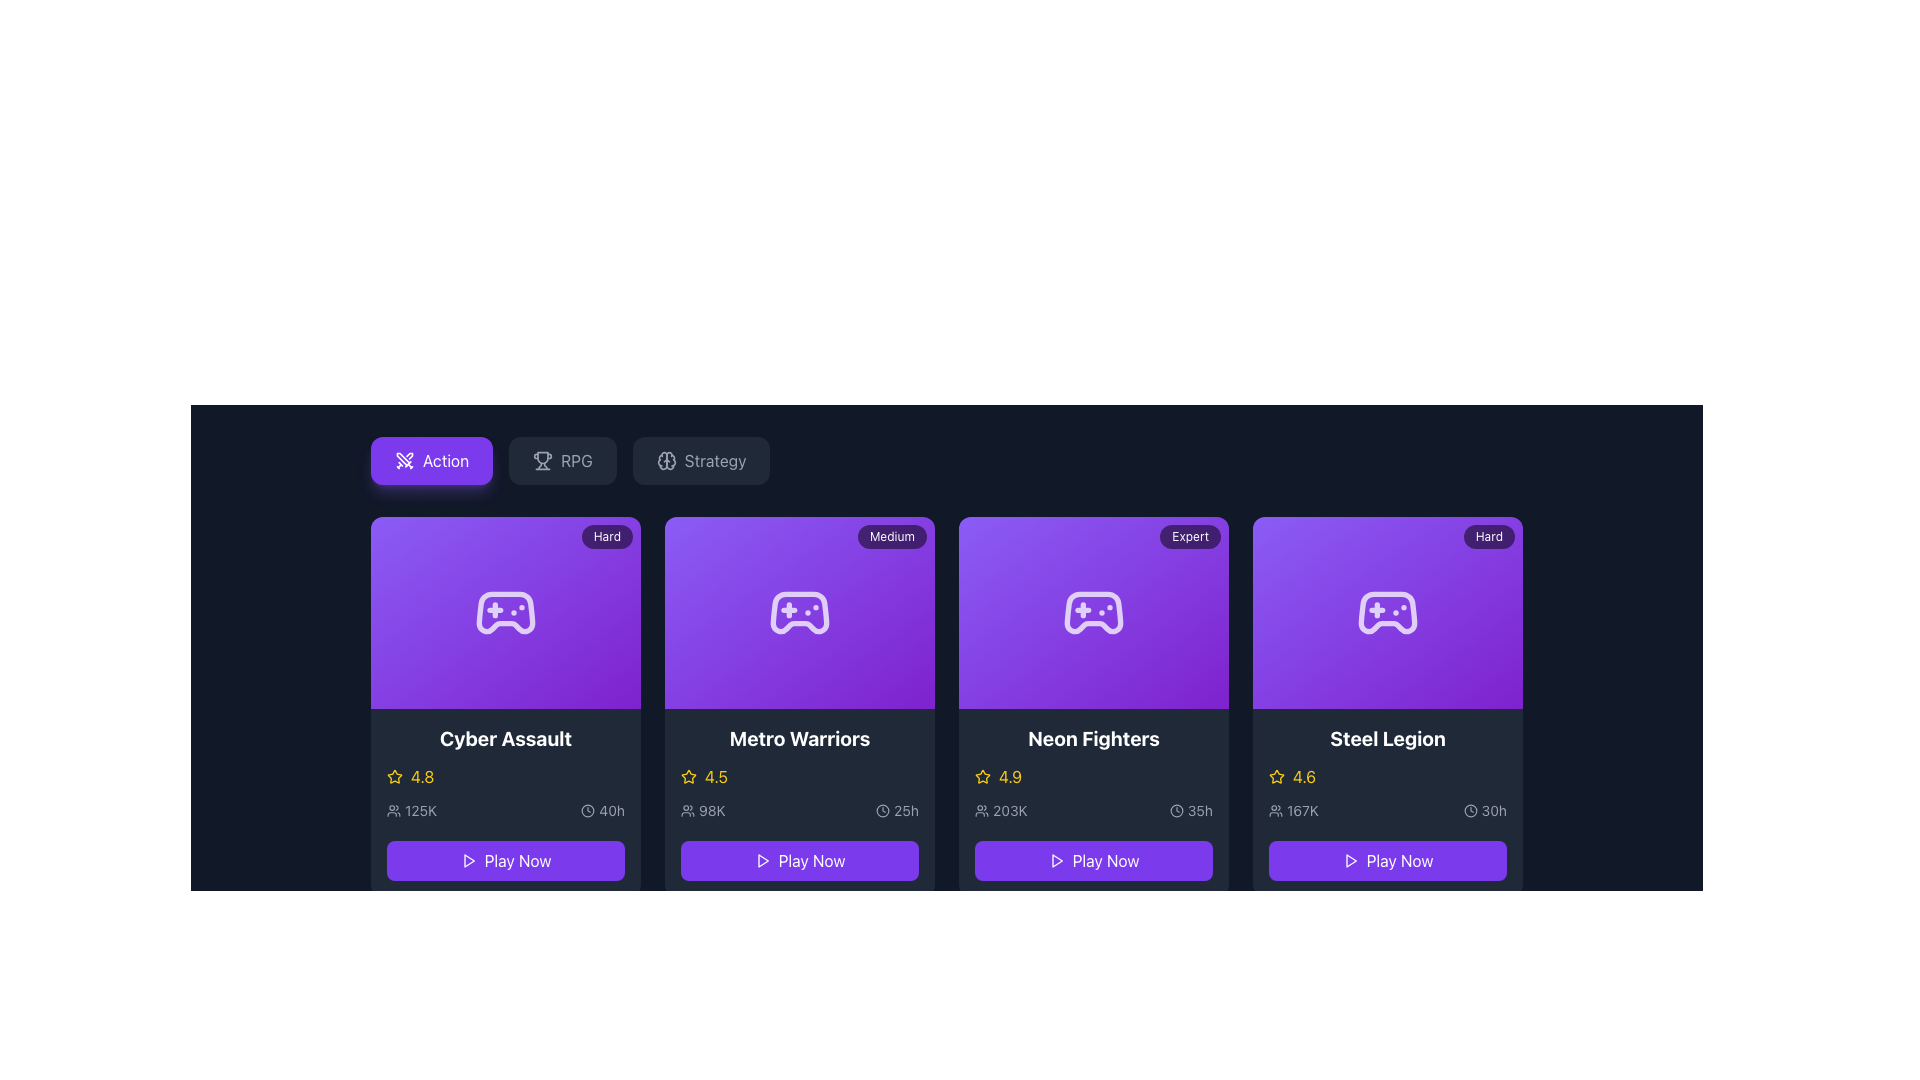  Describe the element at coordinates (543, 461) in the screenshot. I see `the trophy icon located next to the 'RPG' text in the top horizontal navigation bar` at that location.